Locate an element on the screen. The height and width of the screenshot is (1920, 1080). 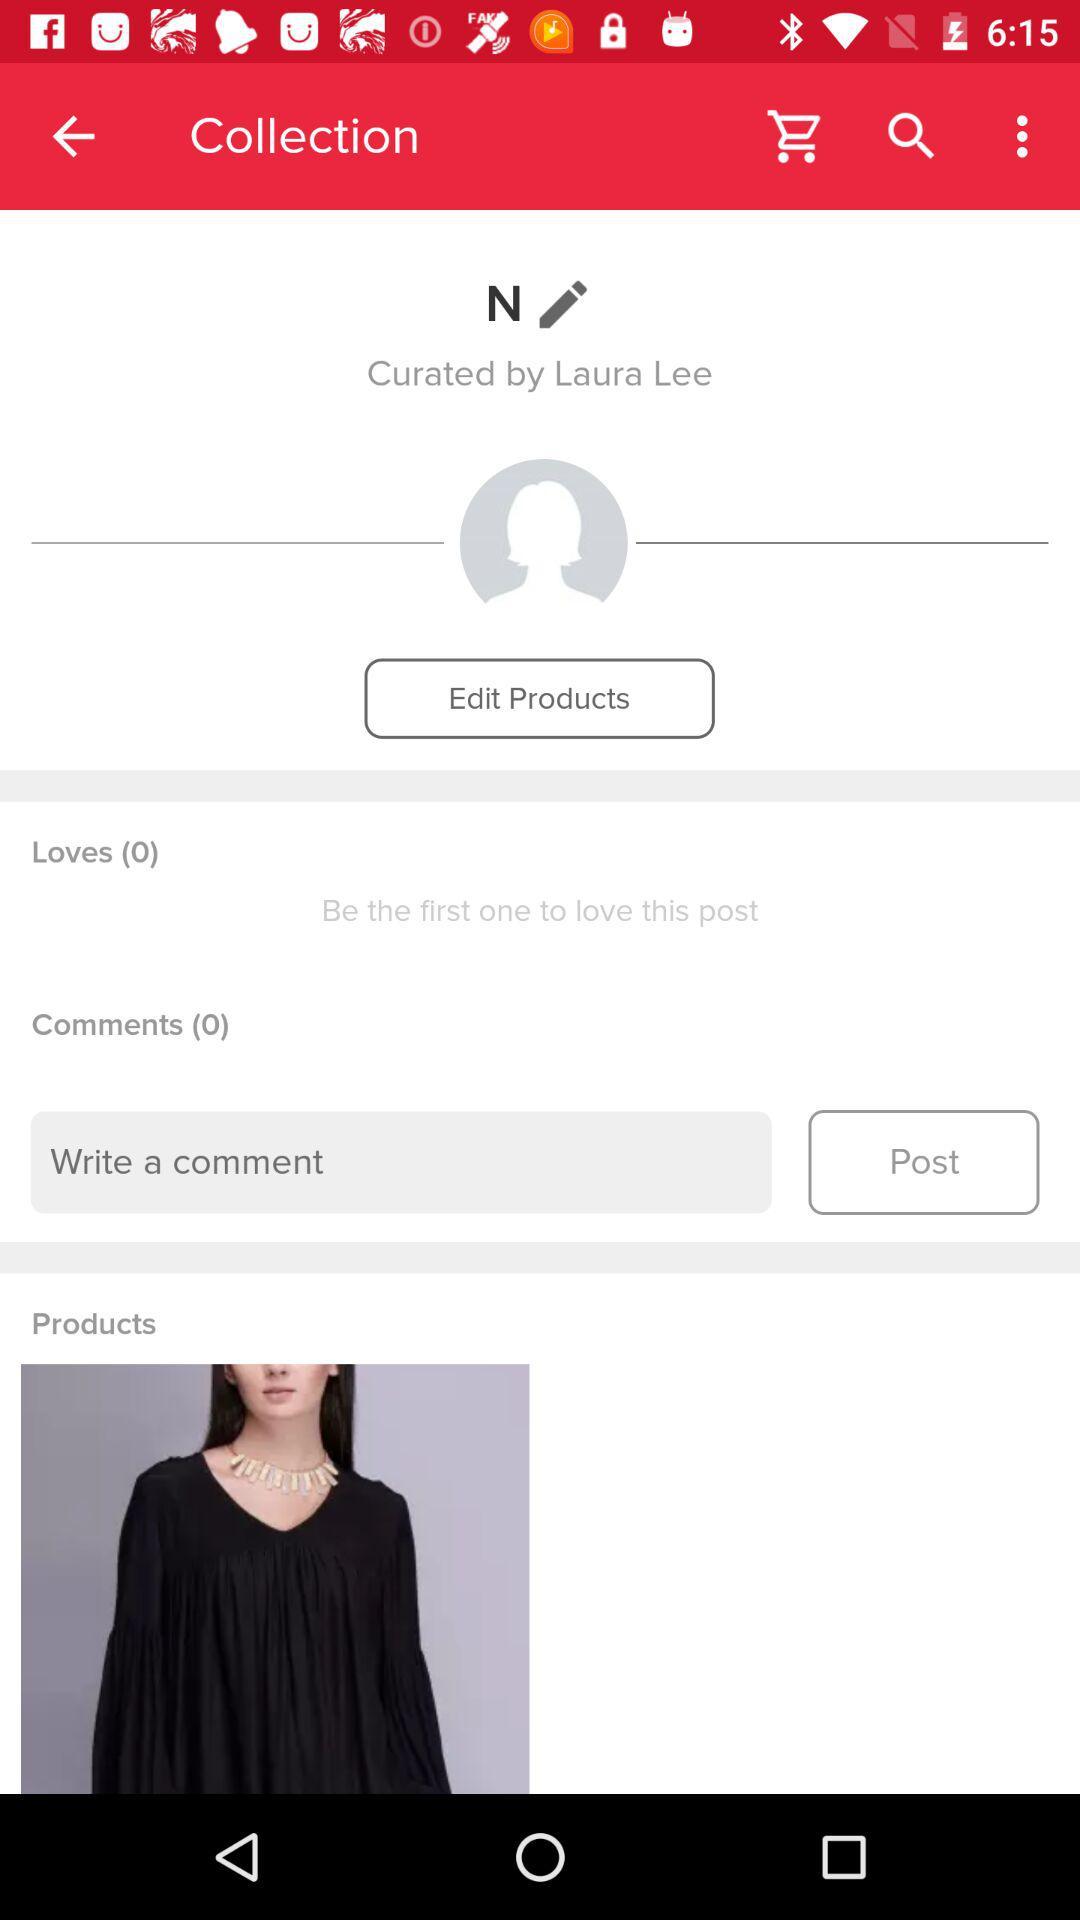
shopping cart is located at coordinates (795, 135).